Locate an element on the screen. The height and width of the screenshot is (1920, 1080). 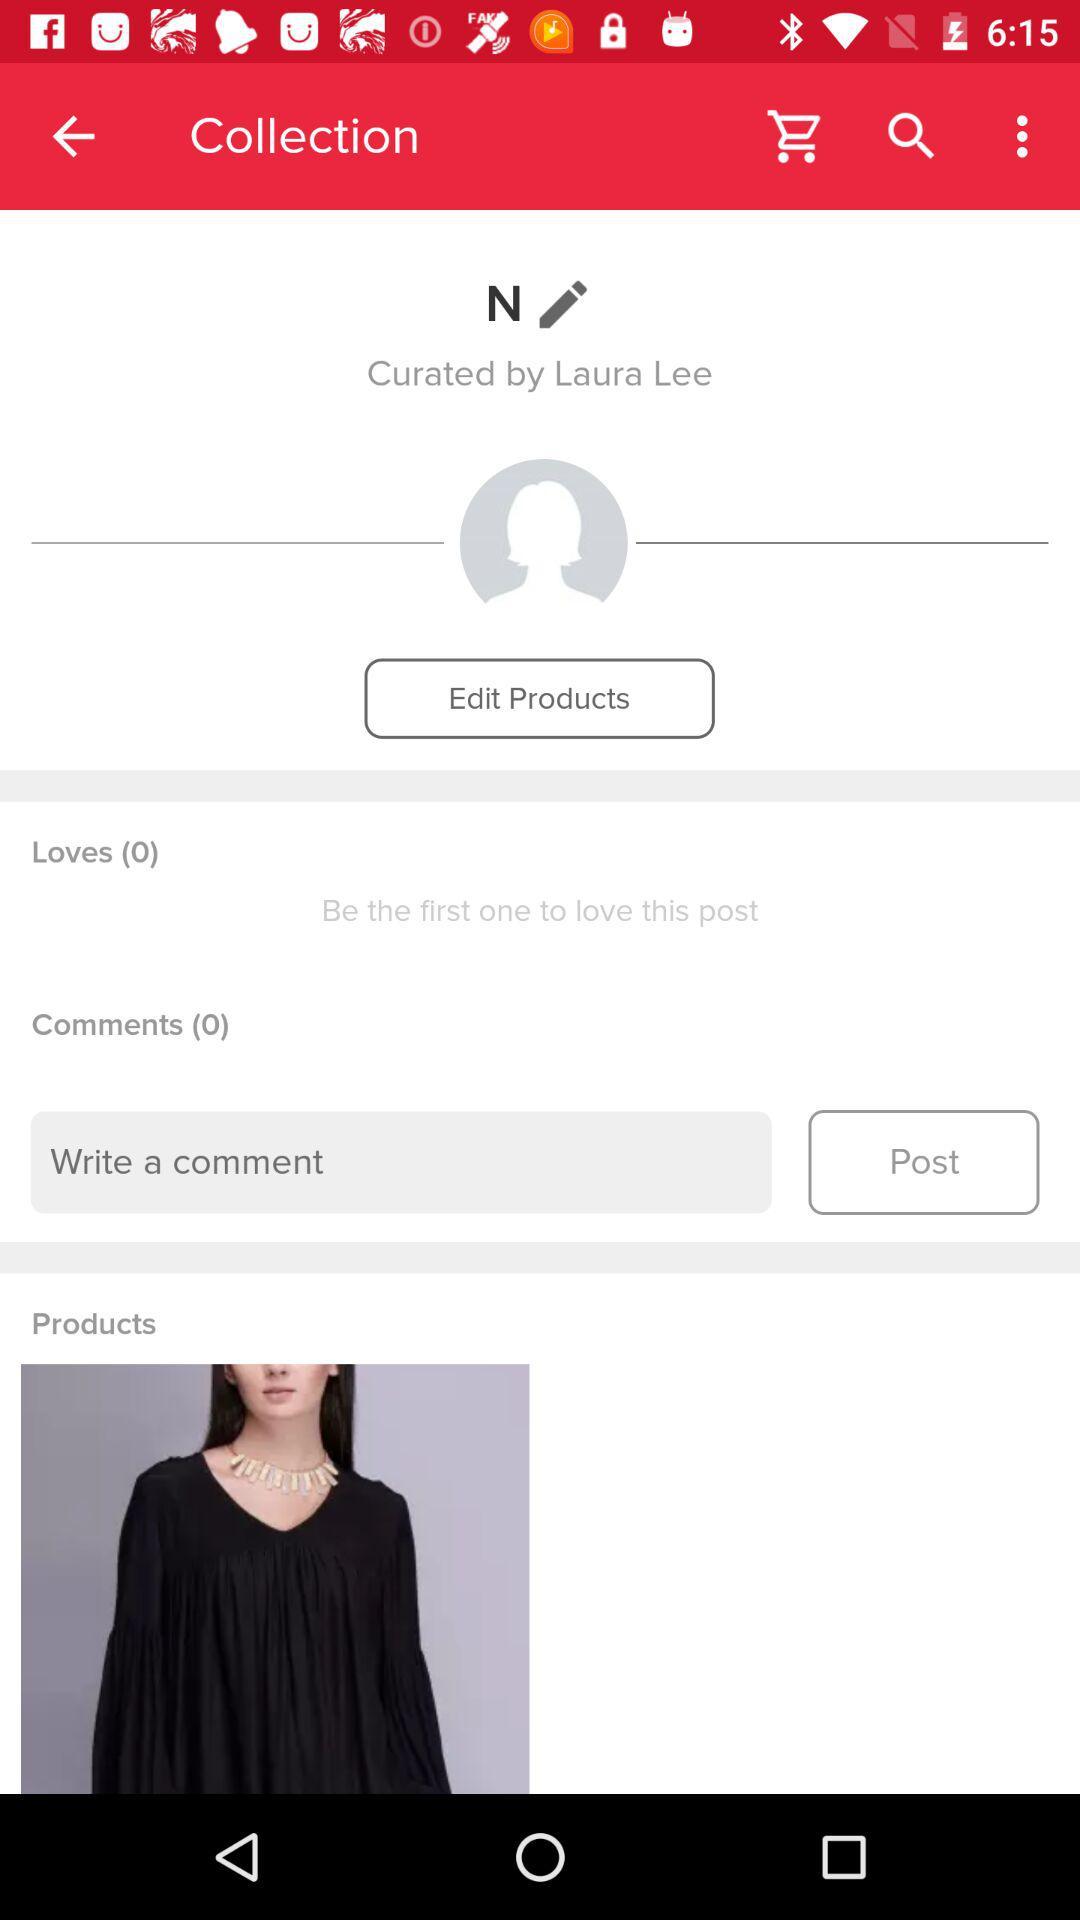
shopping cart is located at coordinates (795, 135).